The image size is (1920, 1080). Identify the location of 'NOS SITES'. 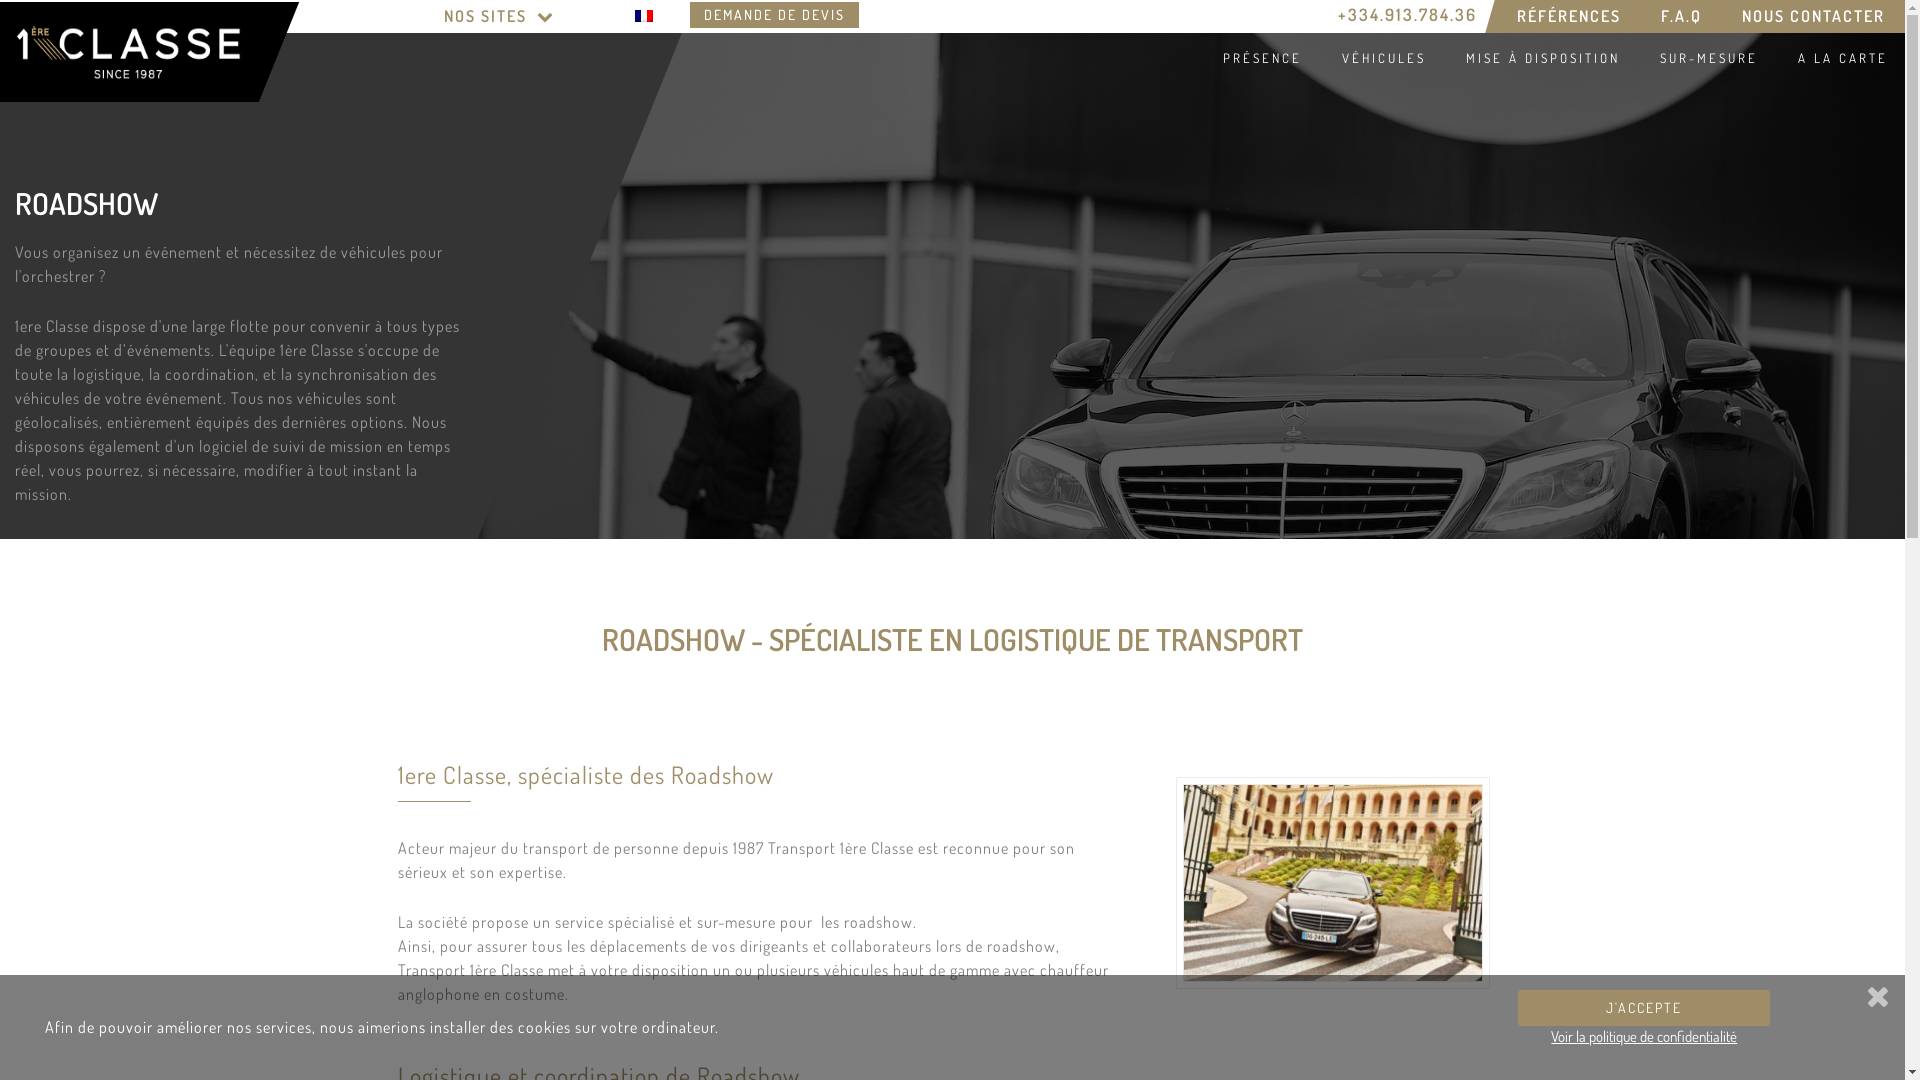
(499, 16).